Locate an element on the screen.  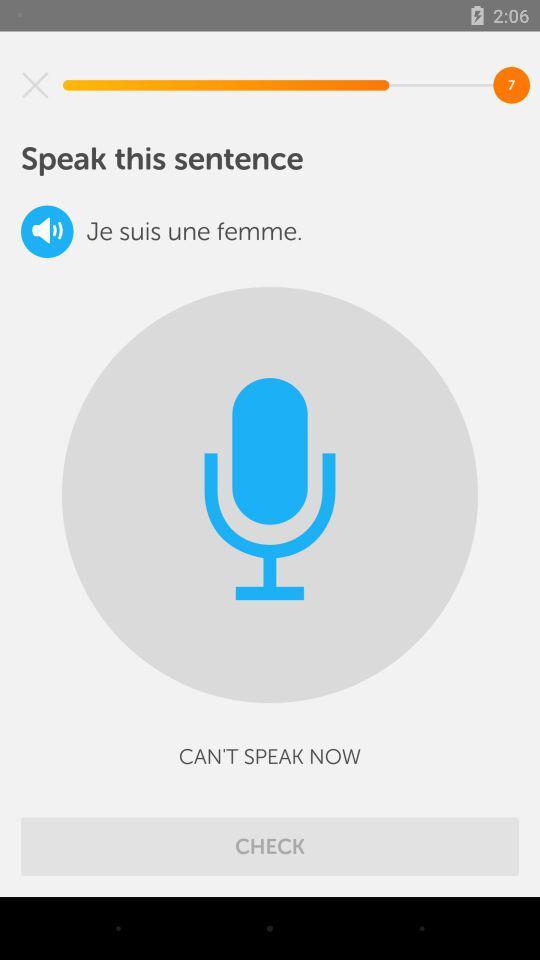
item above speak this sentence is located at coordinates (35, 85).